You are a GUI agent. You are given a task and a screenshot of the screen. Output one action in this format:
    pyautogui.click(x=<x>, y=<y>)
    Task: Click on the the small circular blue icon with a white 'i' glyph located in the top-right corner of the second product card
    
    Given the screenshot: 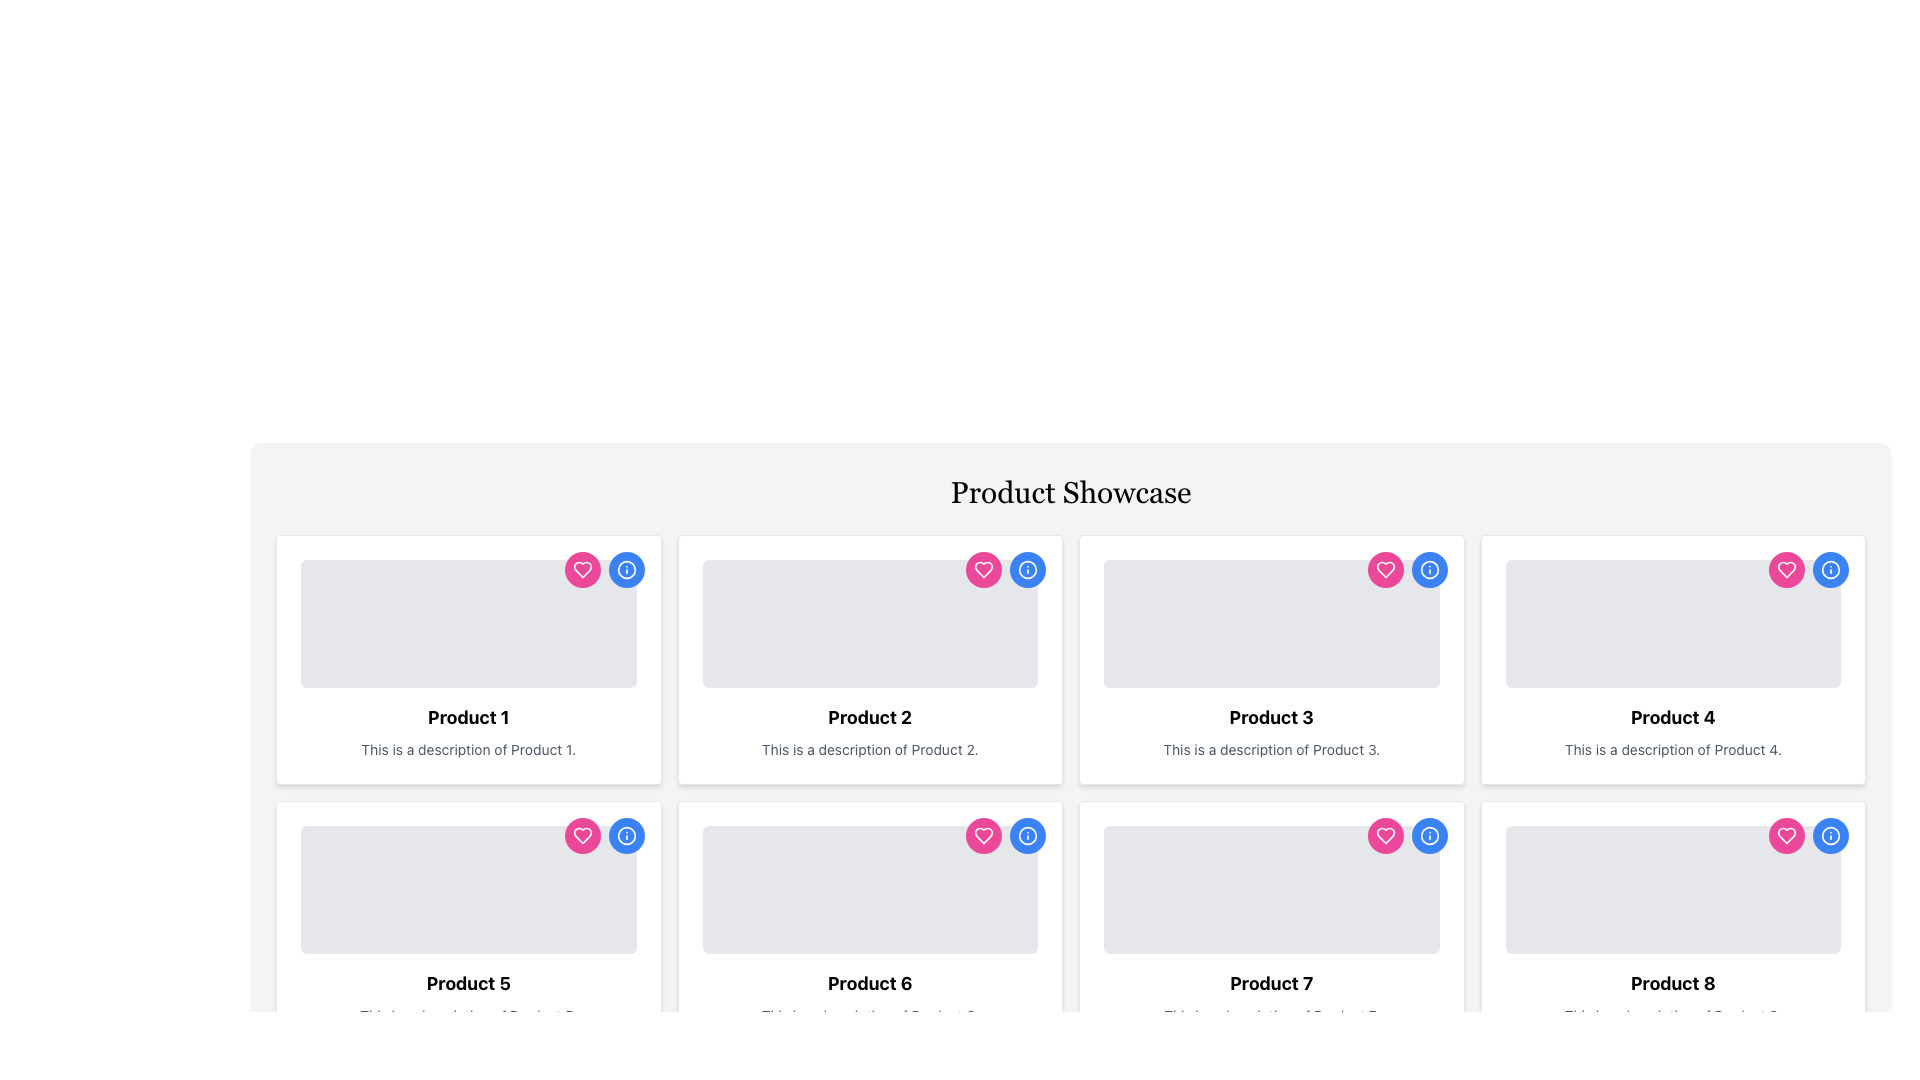 What is the action you would take?
    pyautogui.click(x=1027, y=570)
    